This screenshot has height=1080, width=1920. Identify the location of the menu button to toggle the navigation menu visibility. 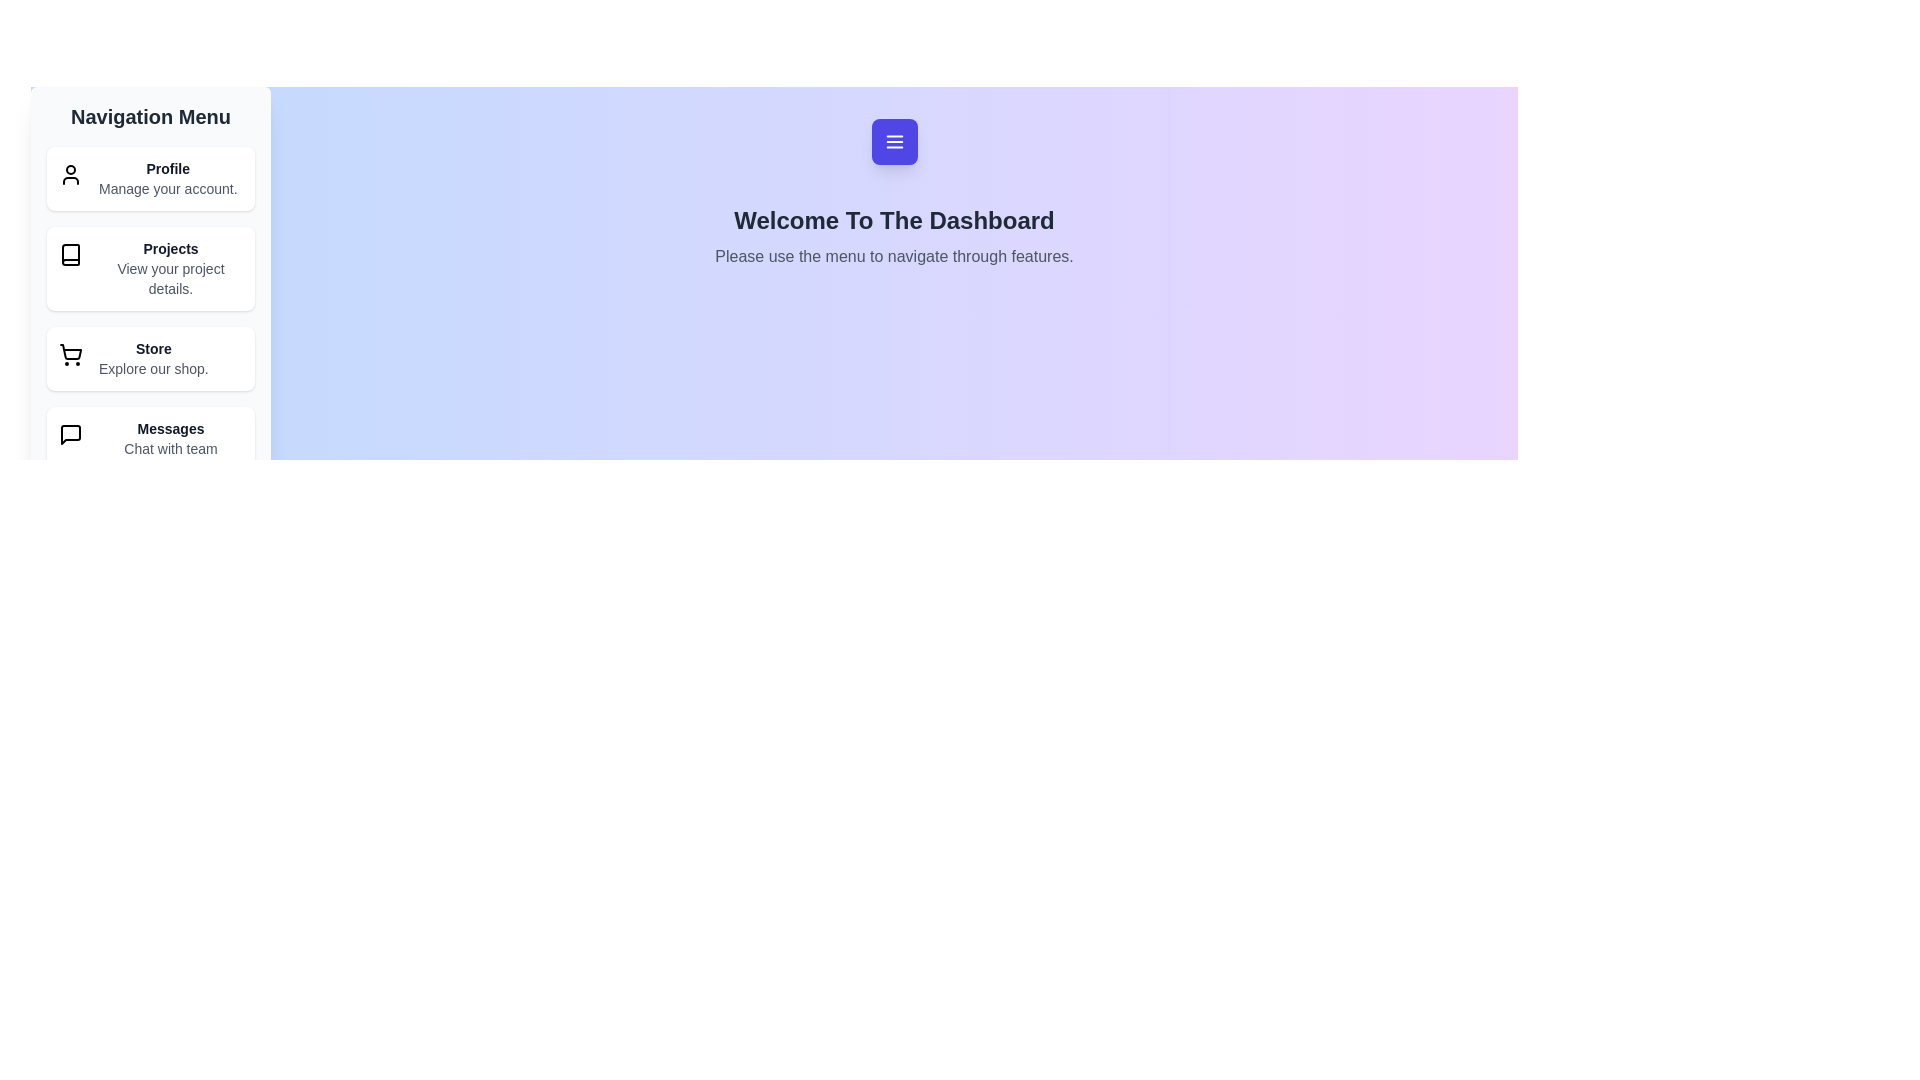
(893, 141).